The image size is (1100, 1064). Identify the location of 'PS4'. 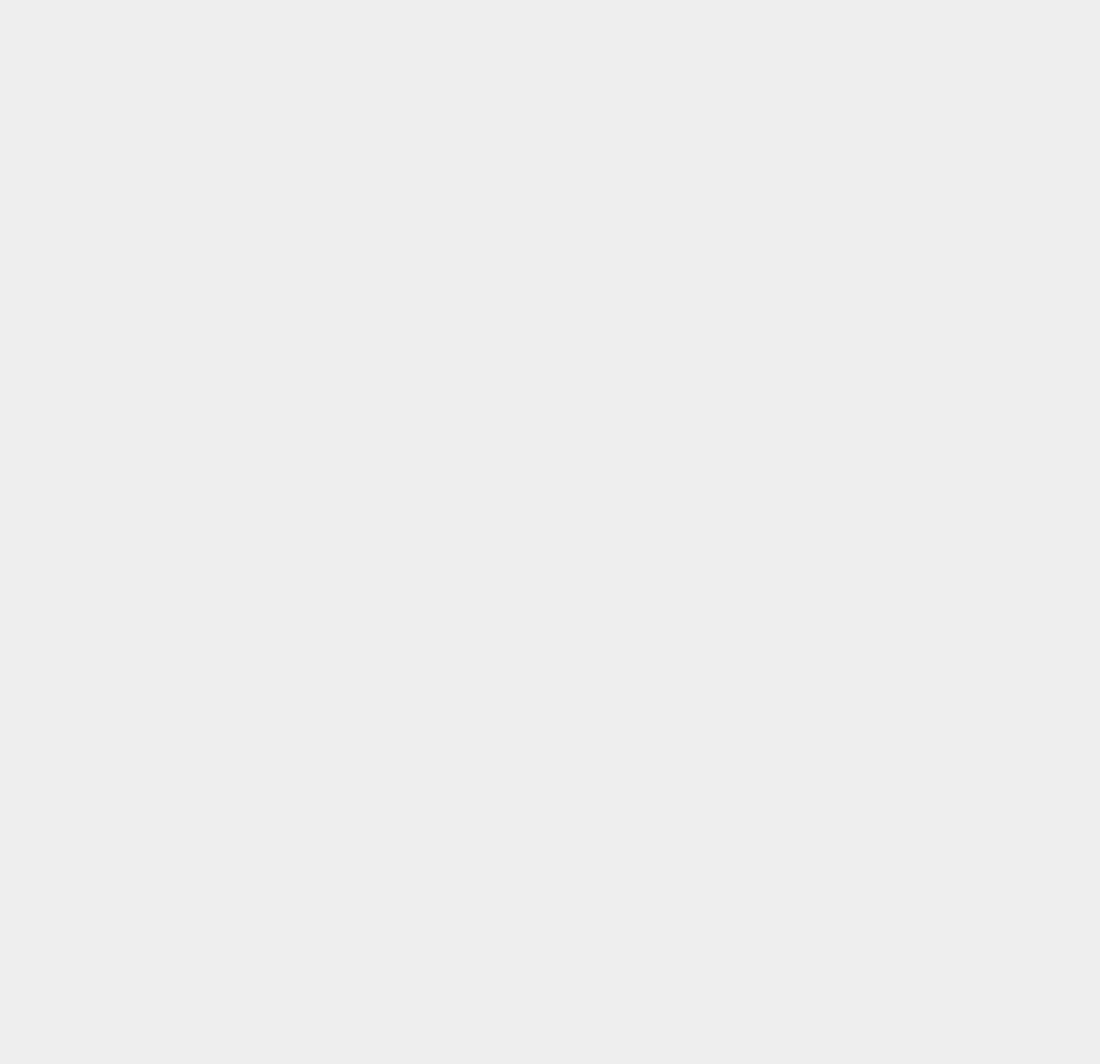
(790, 755).